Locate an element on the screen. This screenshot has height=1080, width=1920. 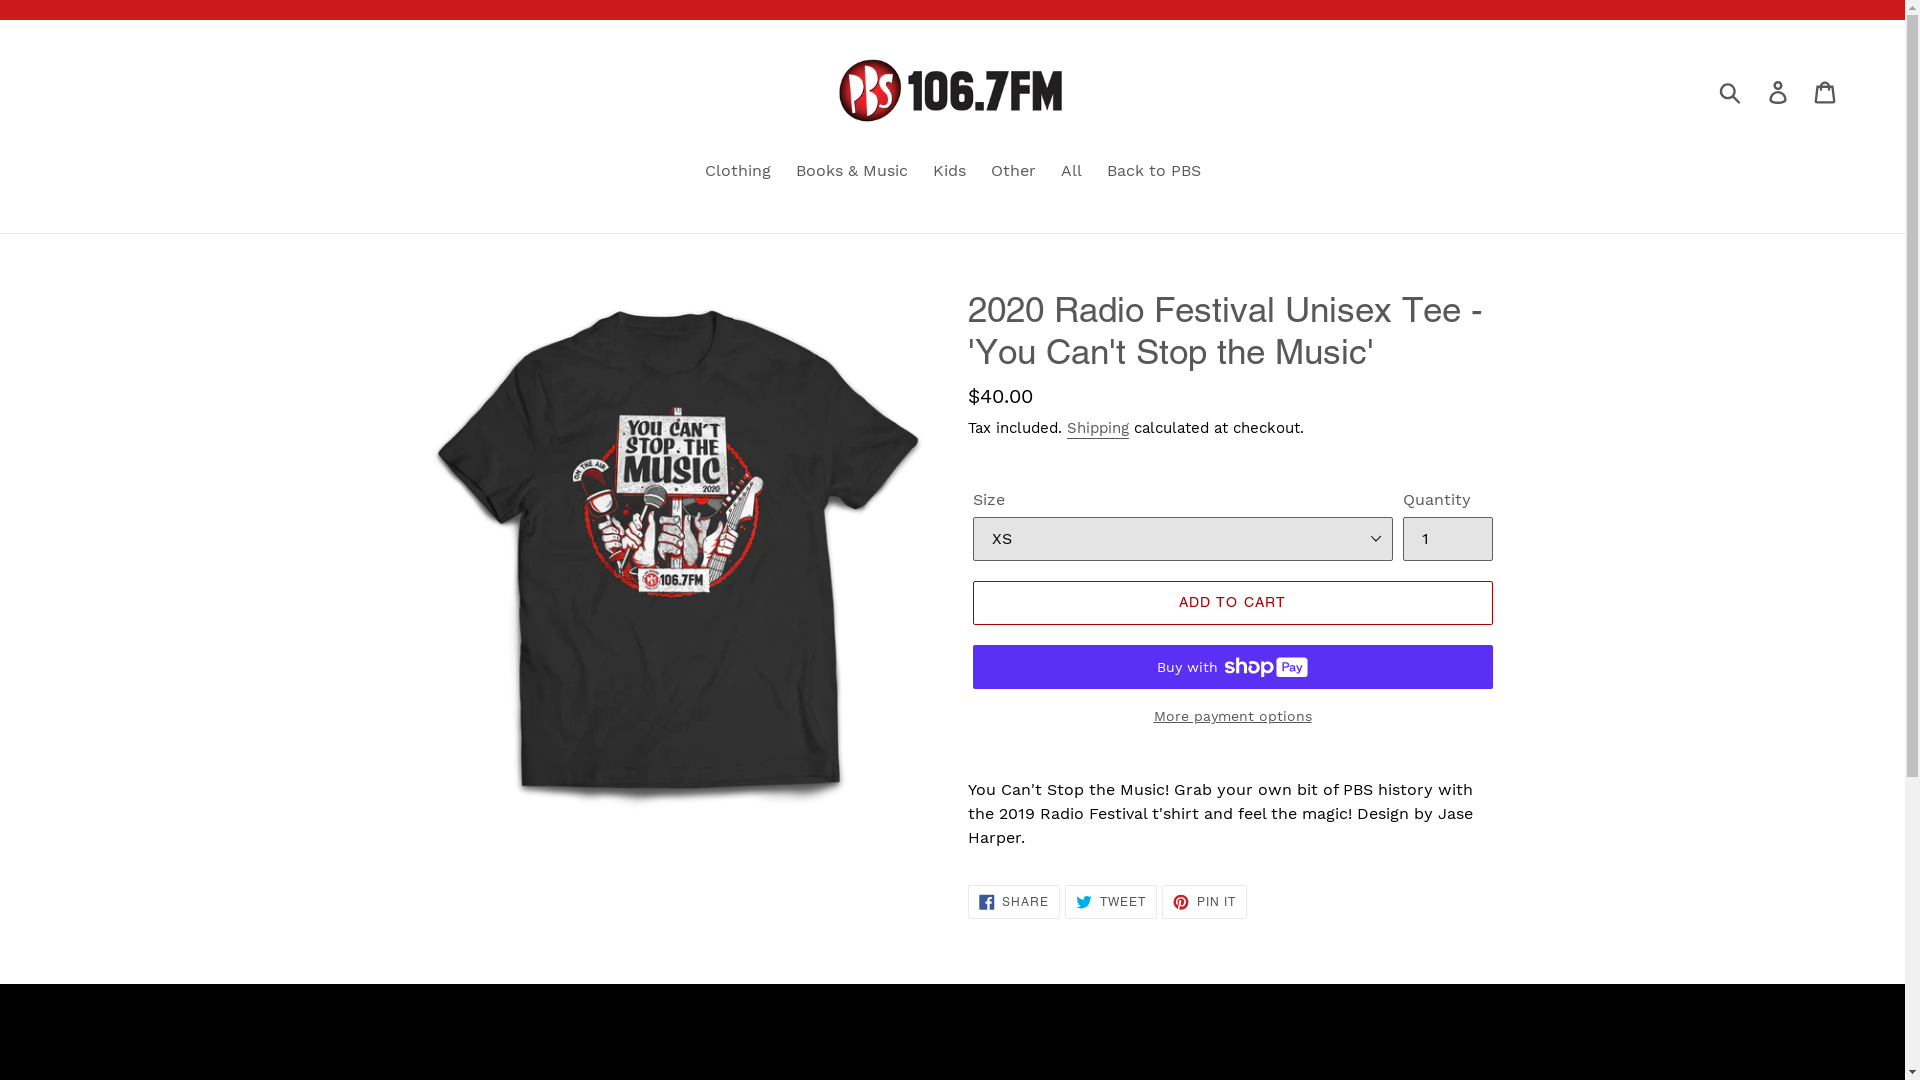
'Back to PBS' is located at coordinates (1152, 171).